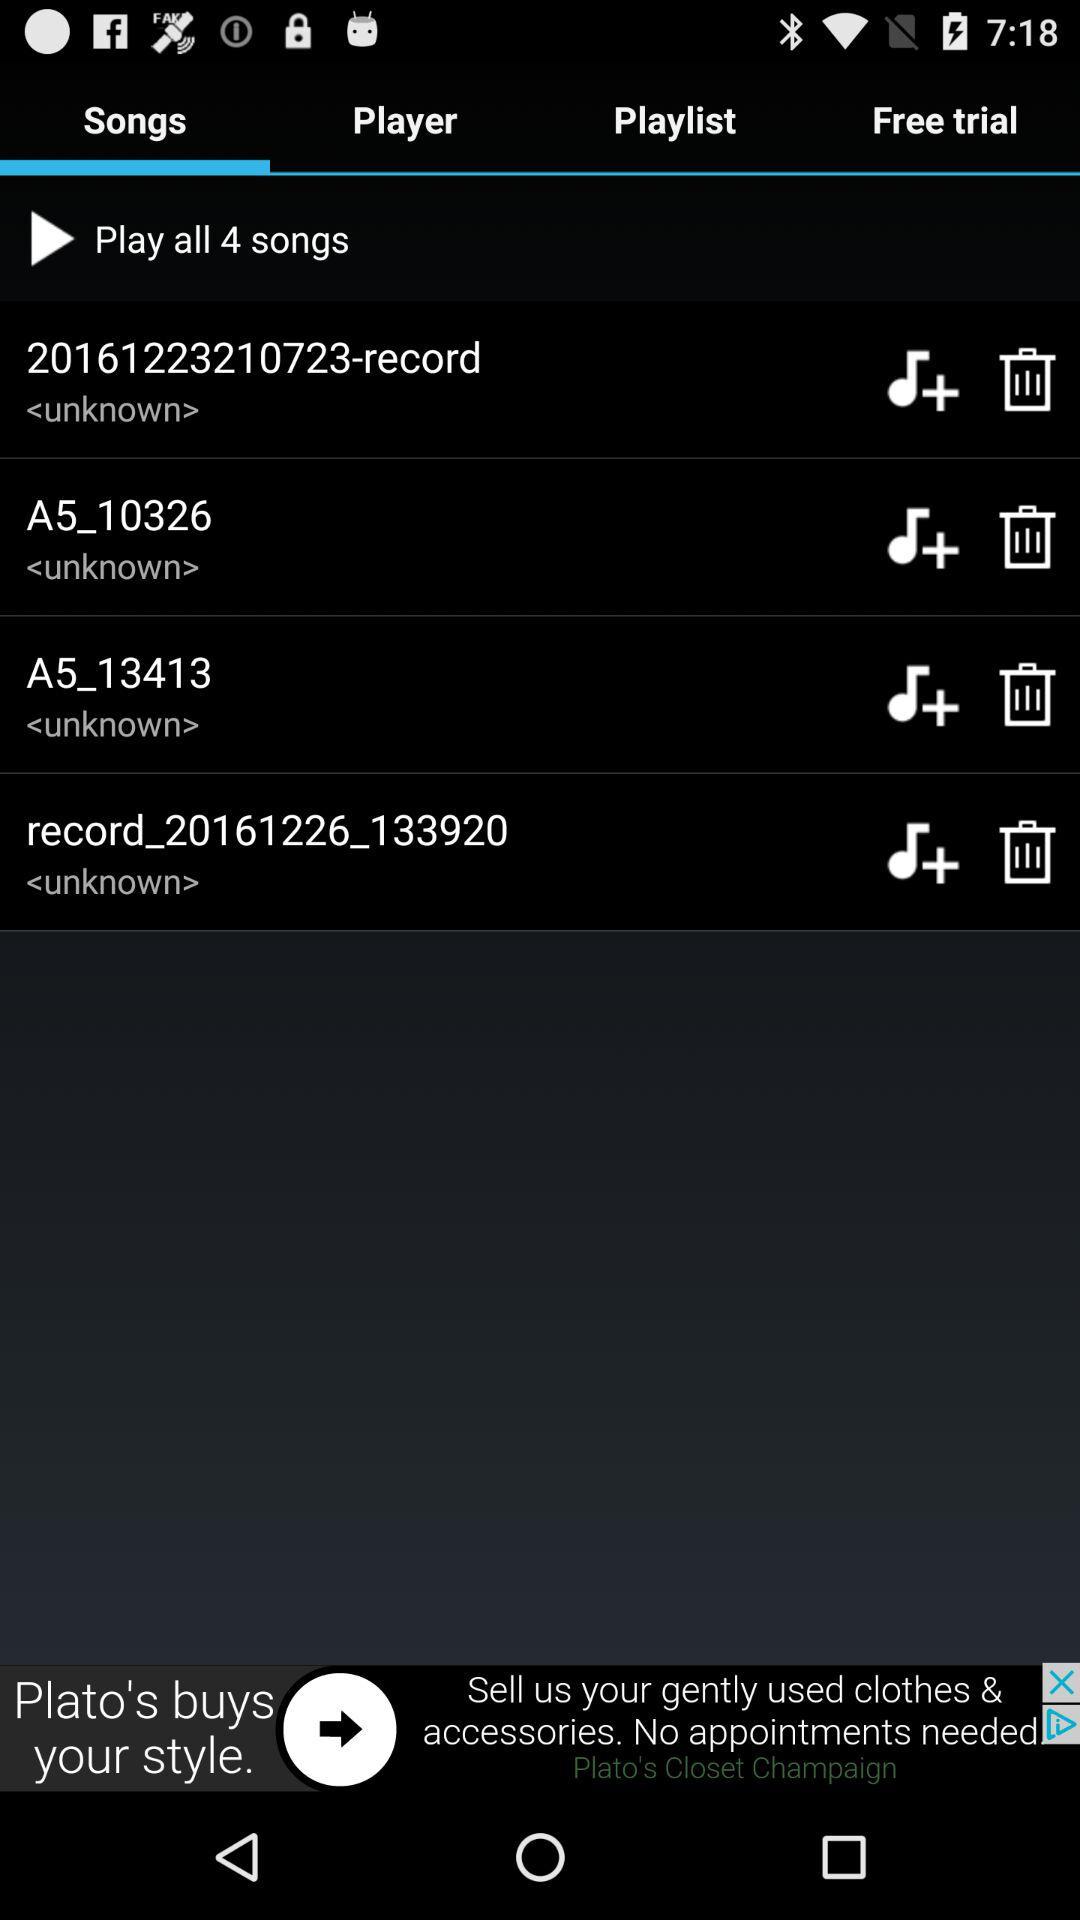  Describe the element at coordinates (922, 379) in the screenshot. I see `song to playlist` at that location.